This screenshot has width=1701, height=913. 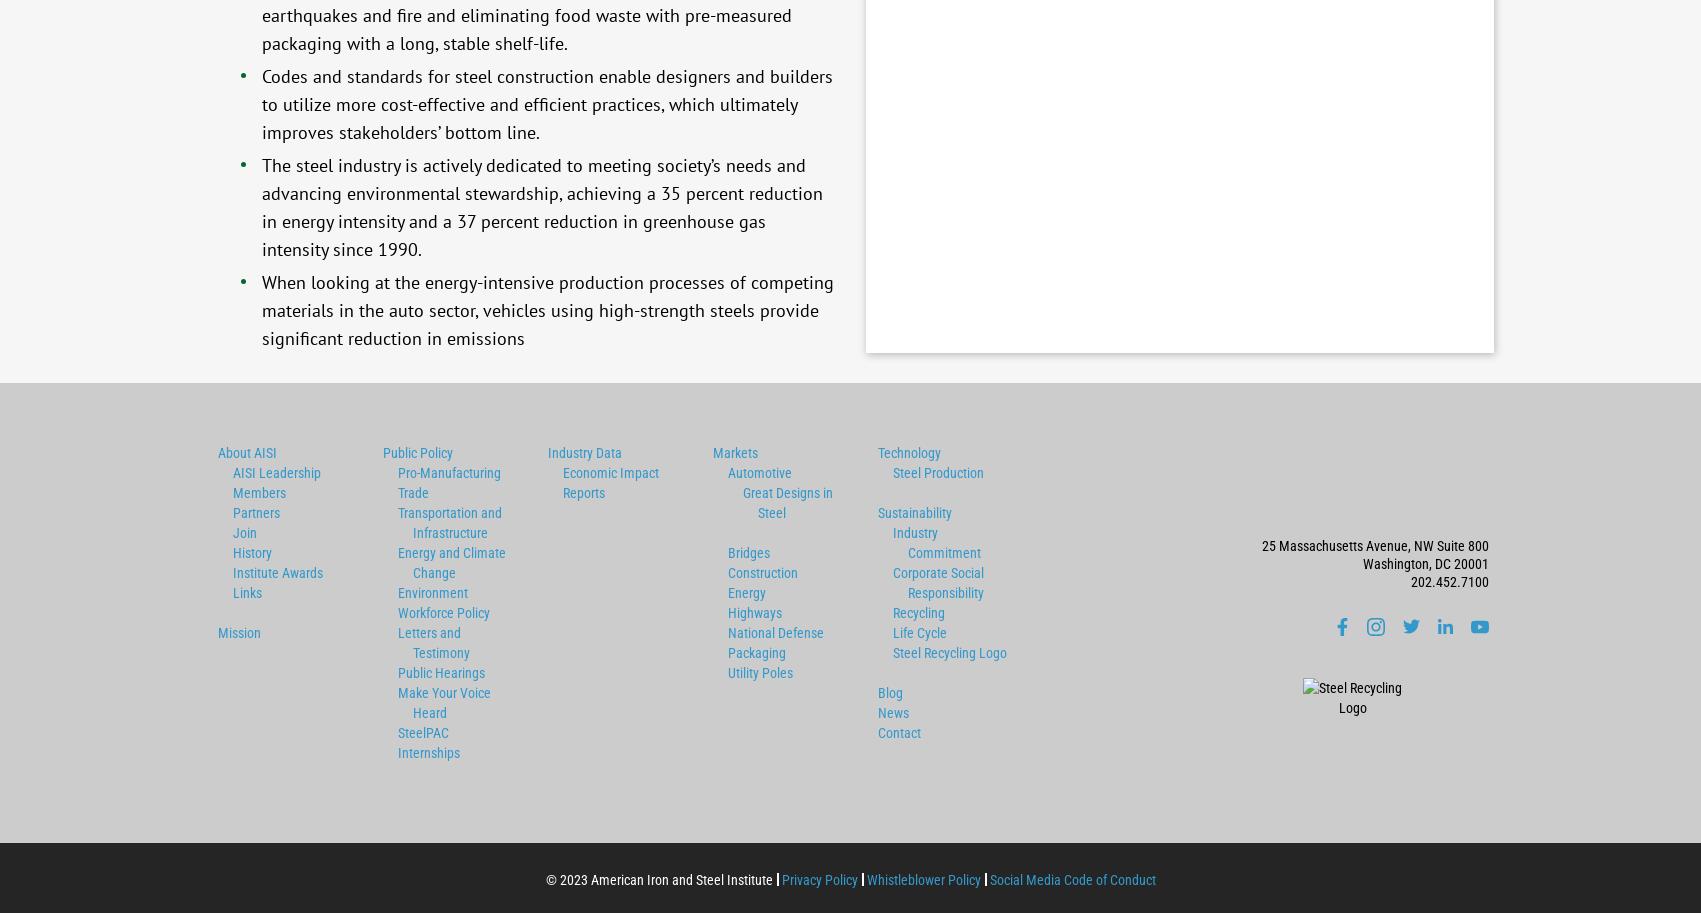 What do you see at coordinates (891, 710) in the screenshot?
I see `'News'` at bounding box center [891, 710].